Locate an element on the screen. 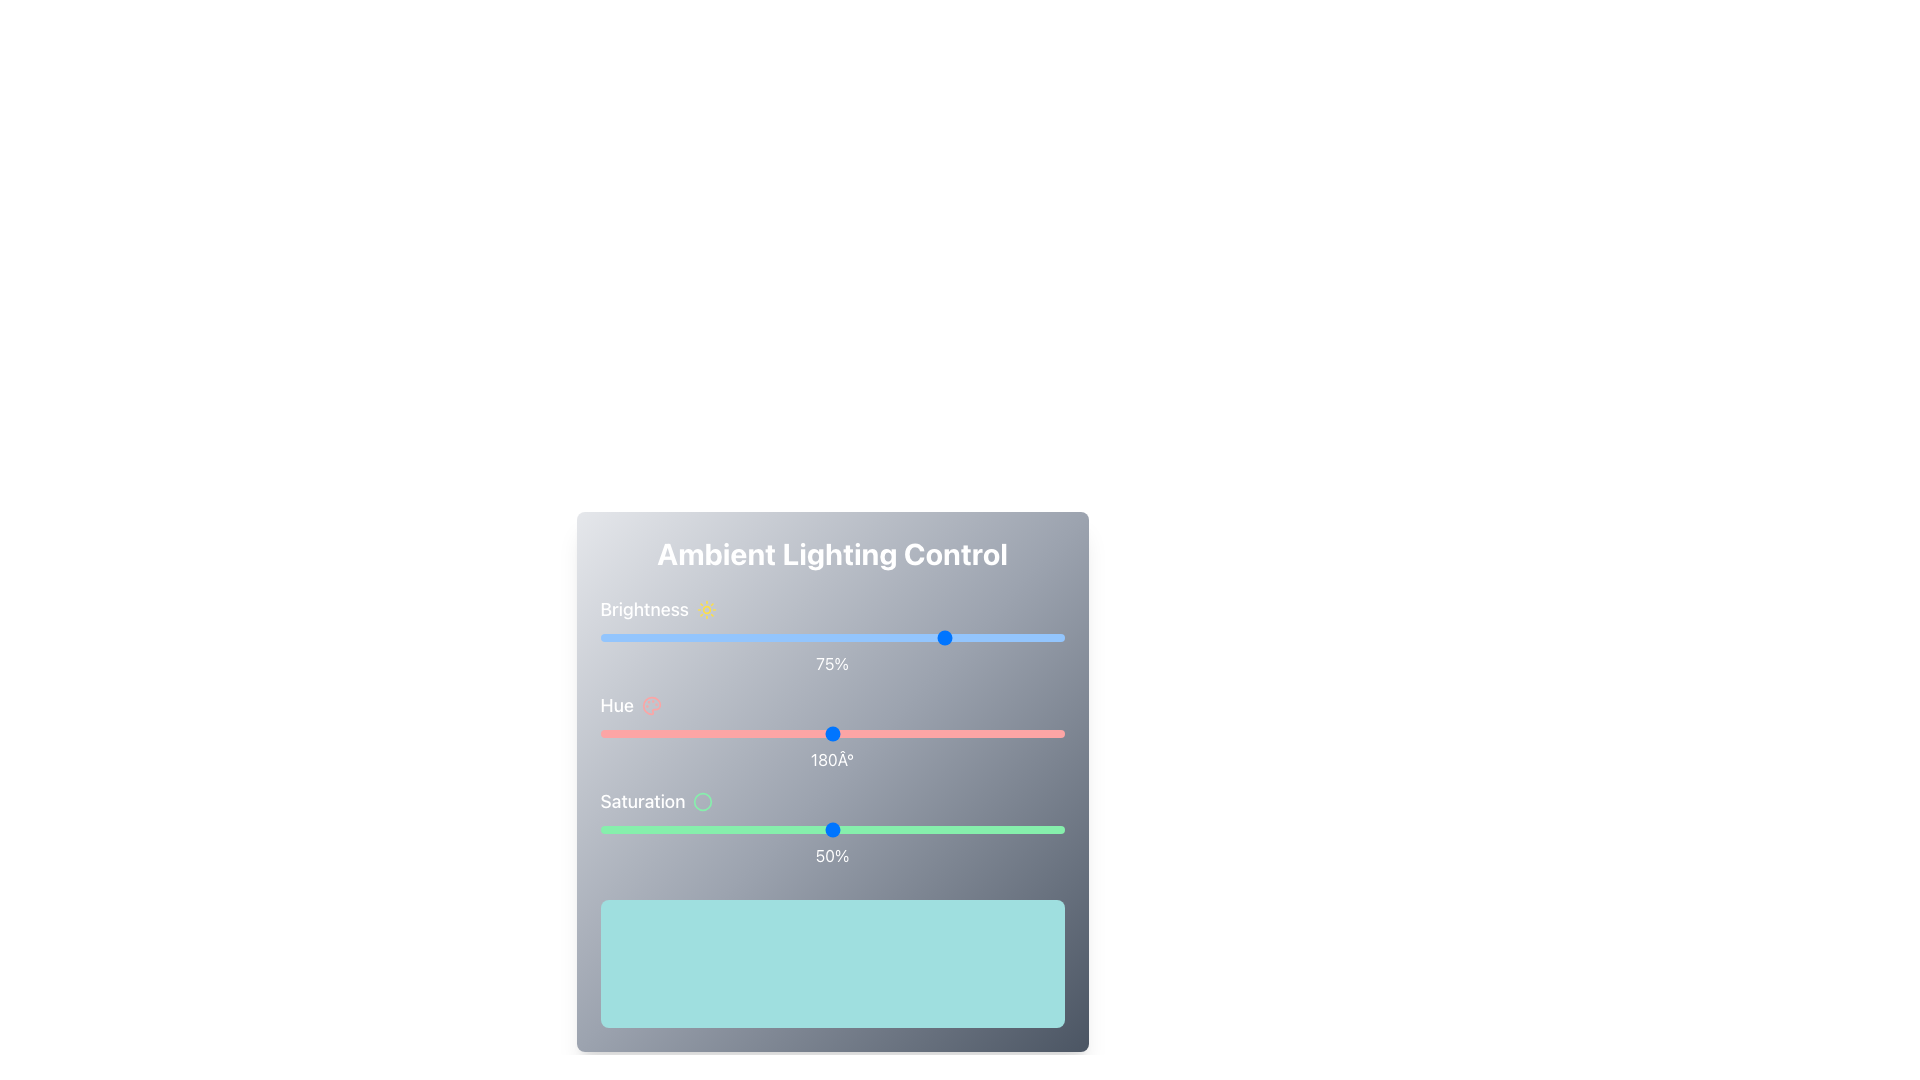 Image resolution: width=1920 pixels, height=1080 pixels. the brightness icon located in the 'Ambient Lighting Control' section, immediately to the right of the textual label 'Brightness' is located at coordinates (706, 608).